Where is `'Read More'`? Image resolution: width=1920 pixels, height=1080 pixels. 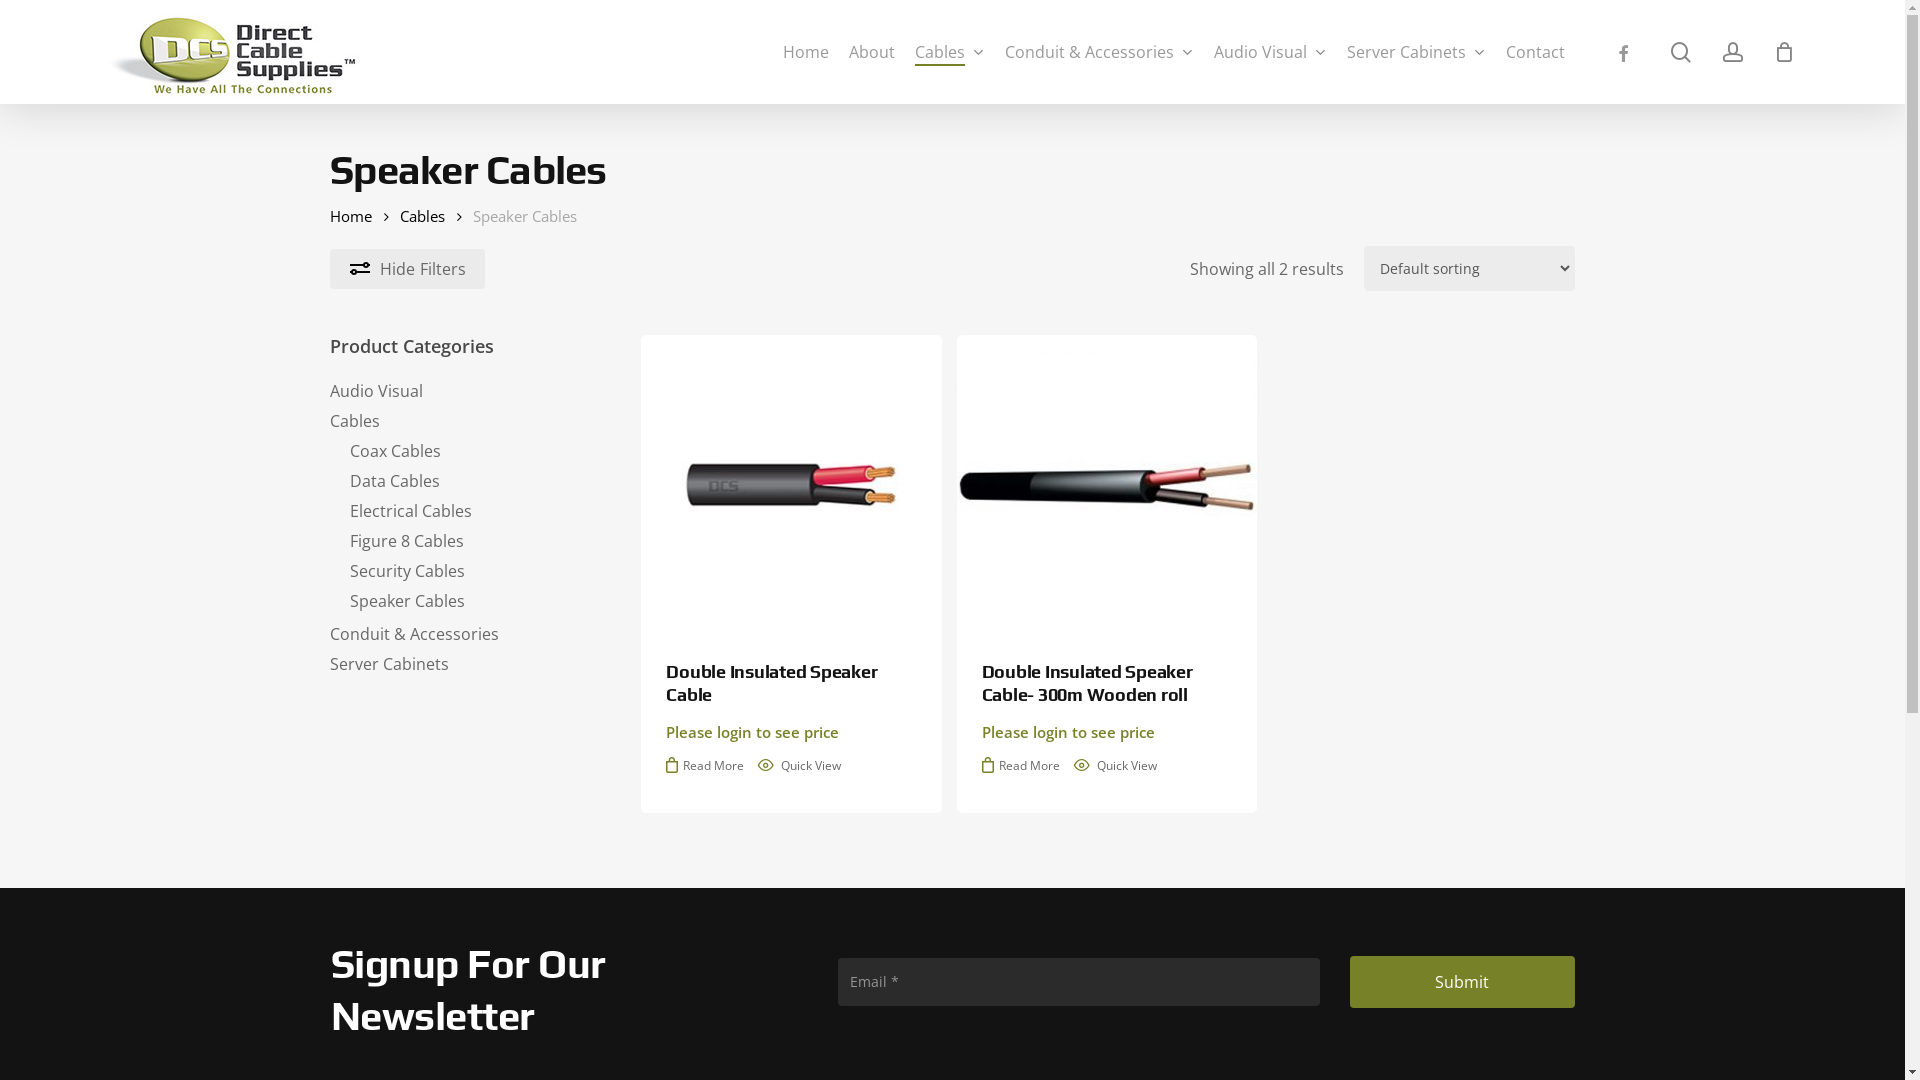 'Read More' is located at coordinates (705, 766).